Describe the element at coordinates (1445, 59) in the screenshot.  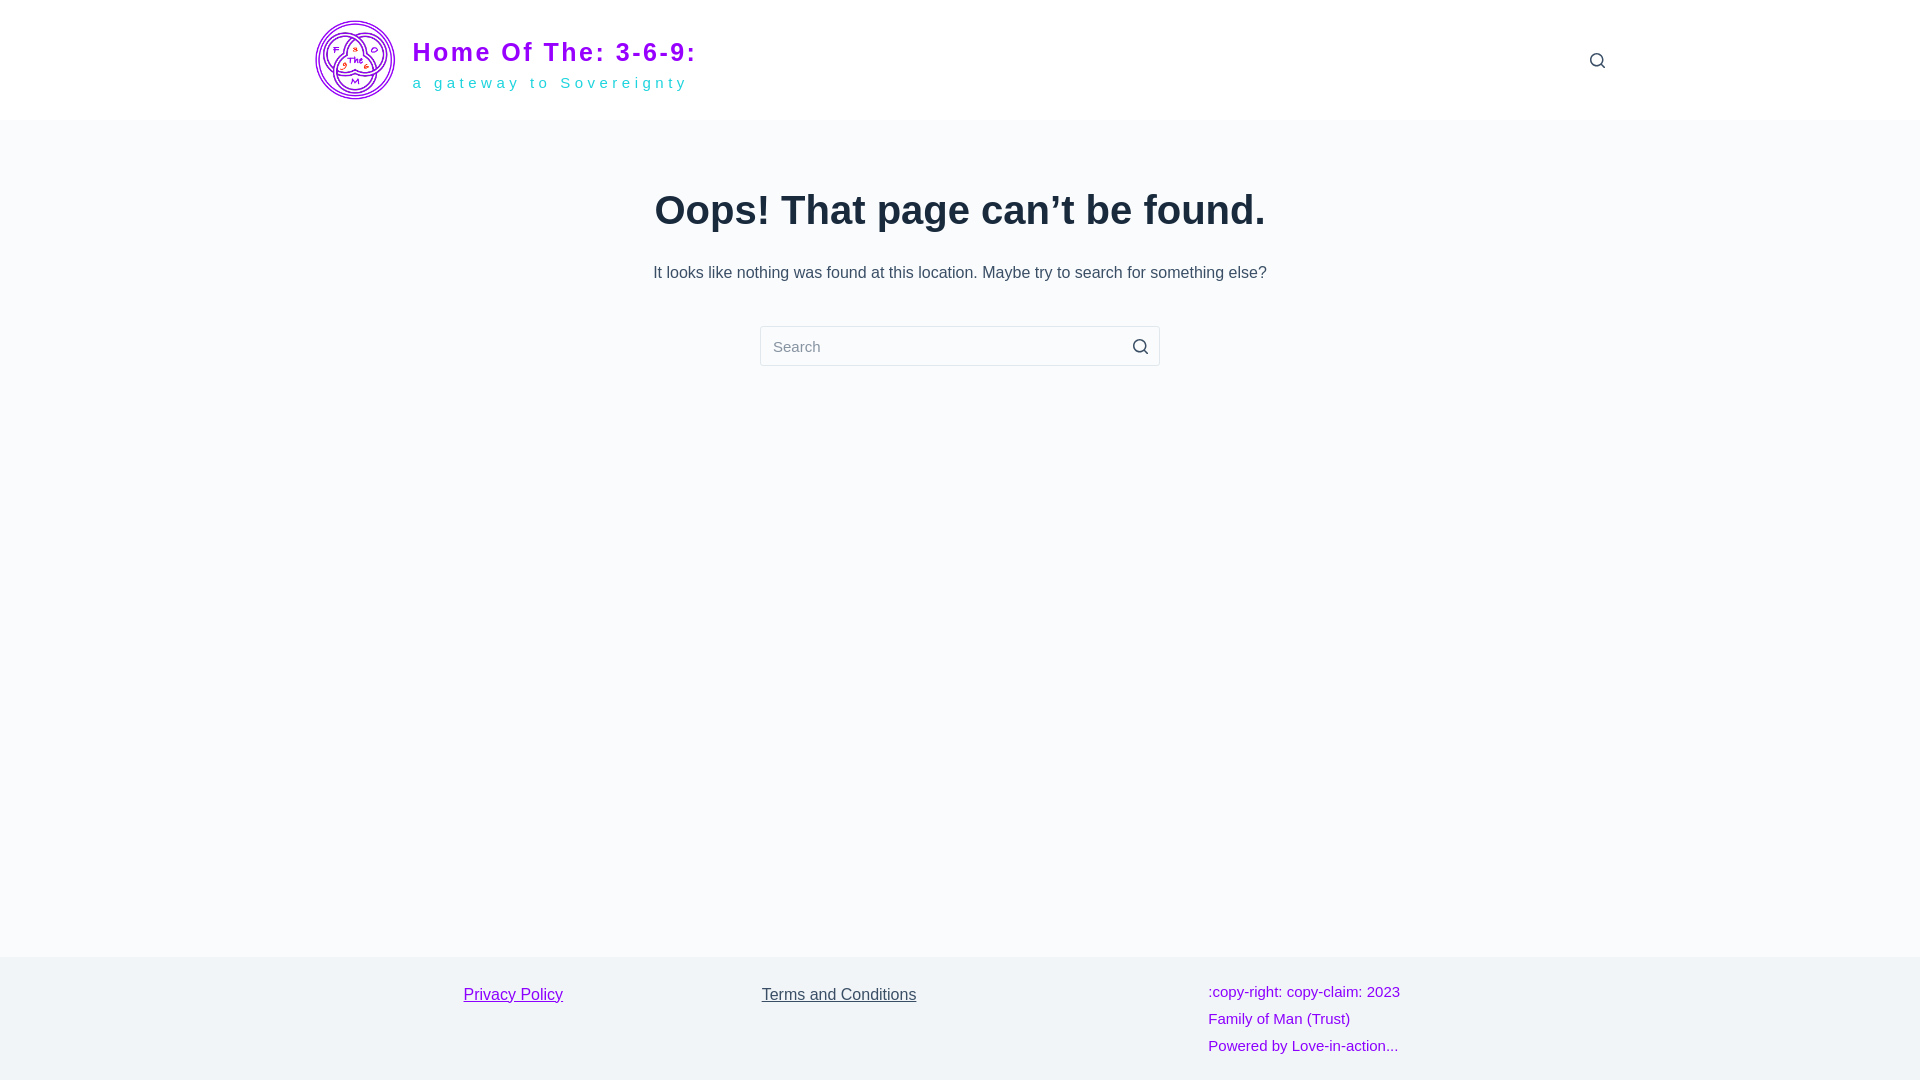
I see `'ABOUT'` at that location.